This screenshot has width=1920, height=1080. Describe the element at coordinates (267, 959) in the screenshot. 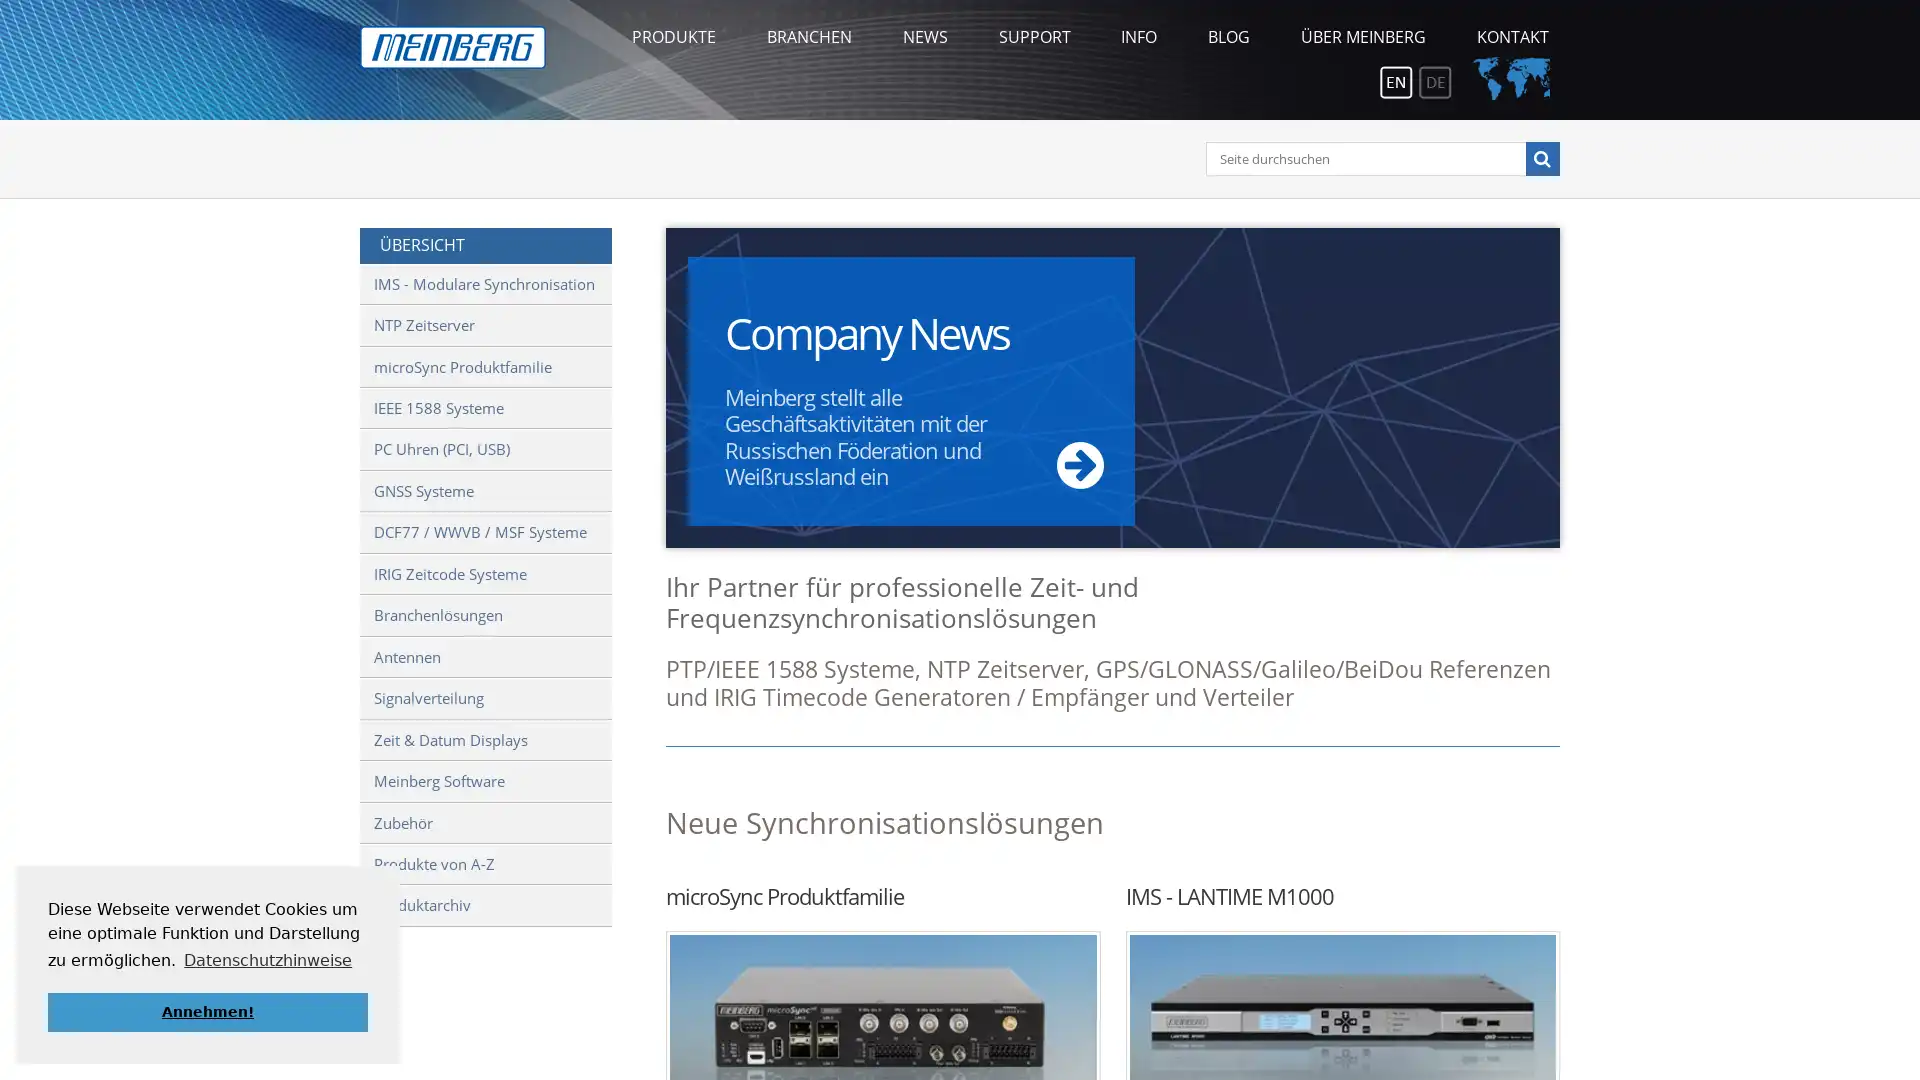

I see `learn more about cookies` at that location.